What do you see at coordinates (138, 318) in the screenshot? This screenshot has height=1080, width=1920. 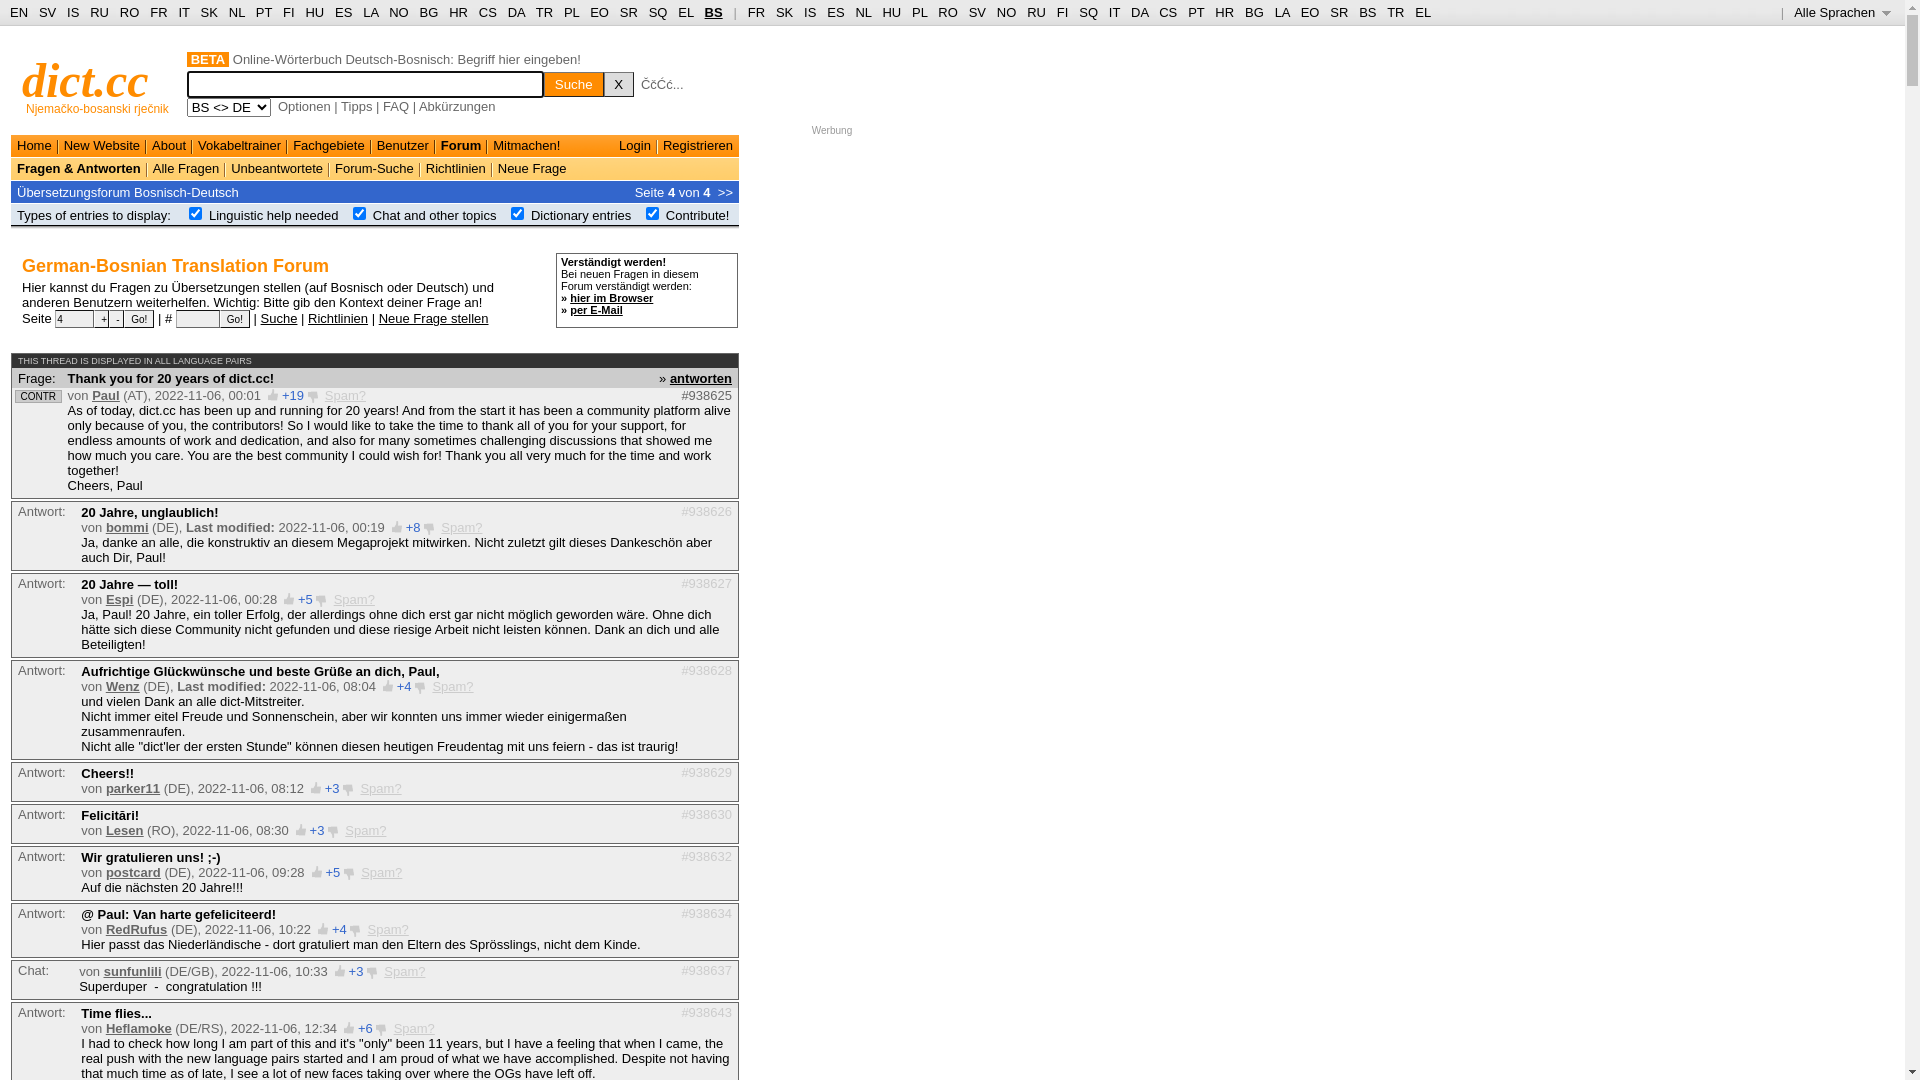 I see `'Go!'` at bounding box center [138, 318].